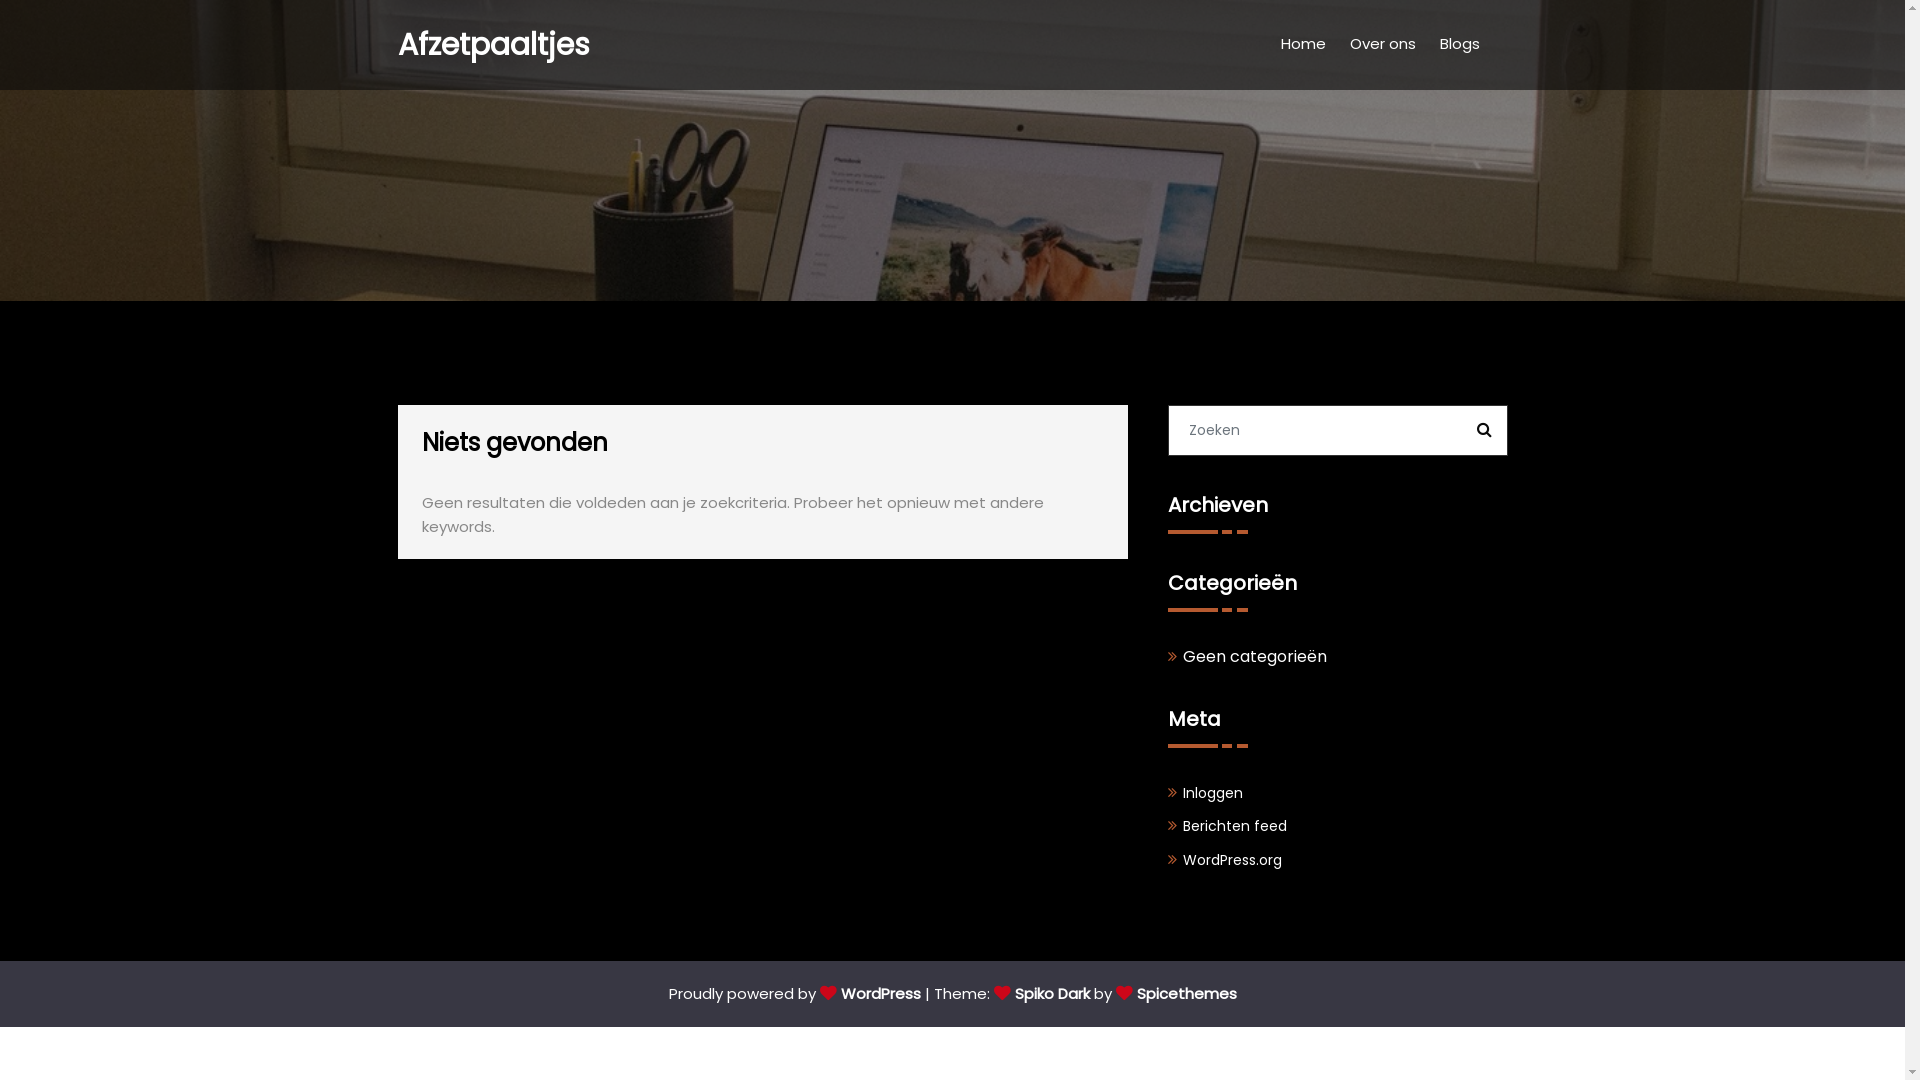 The height and width of the screenshot is (1080, 1920). I want to click on 'Berichten feed', so click(1232, 825).